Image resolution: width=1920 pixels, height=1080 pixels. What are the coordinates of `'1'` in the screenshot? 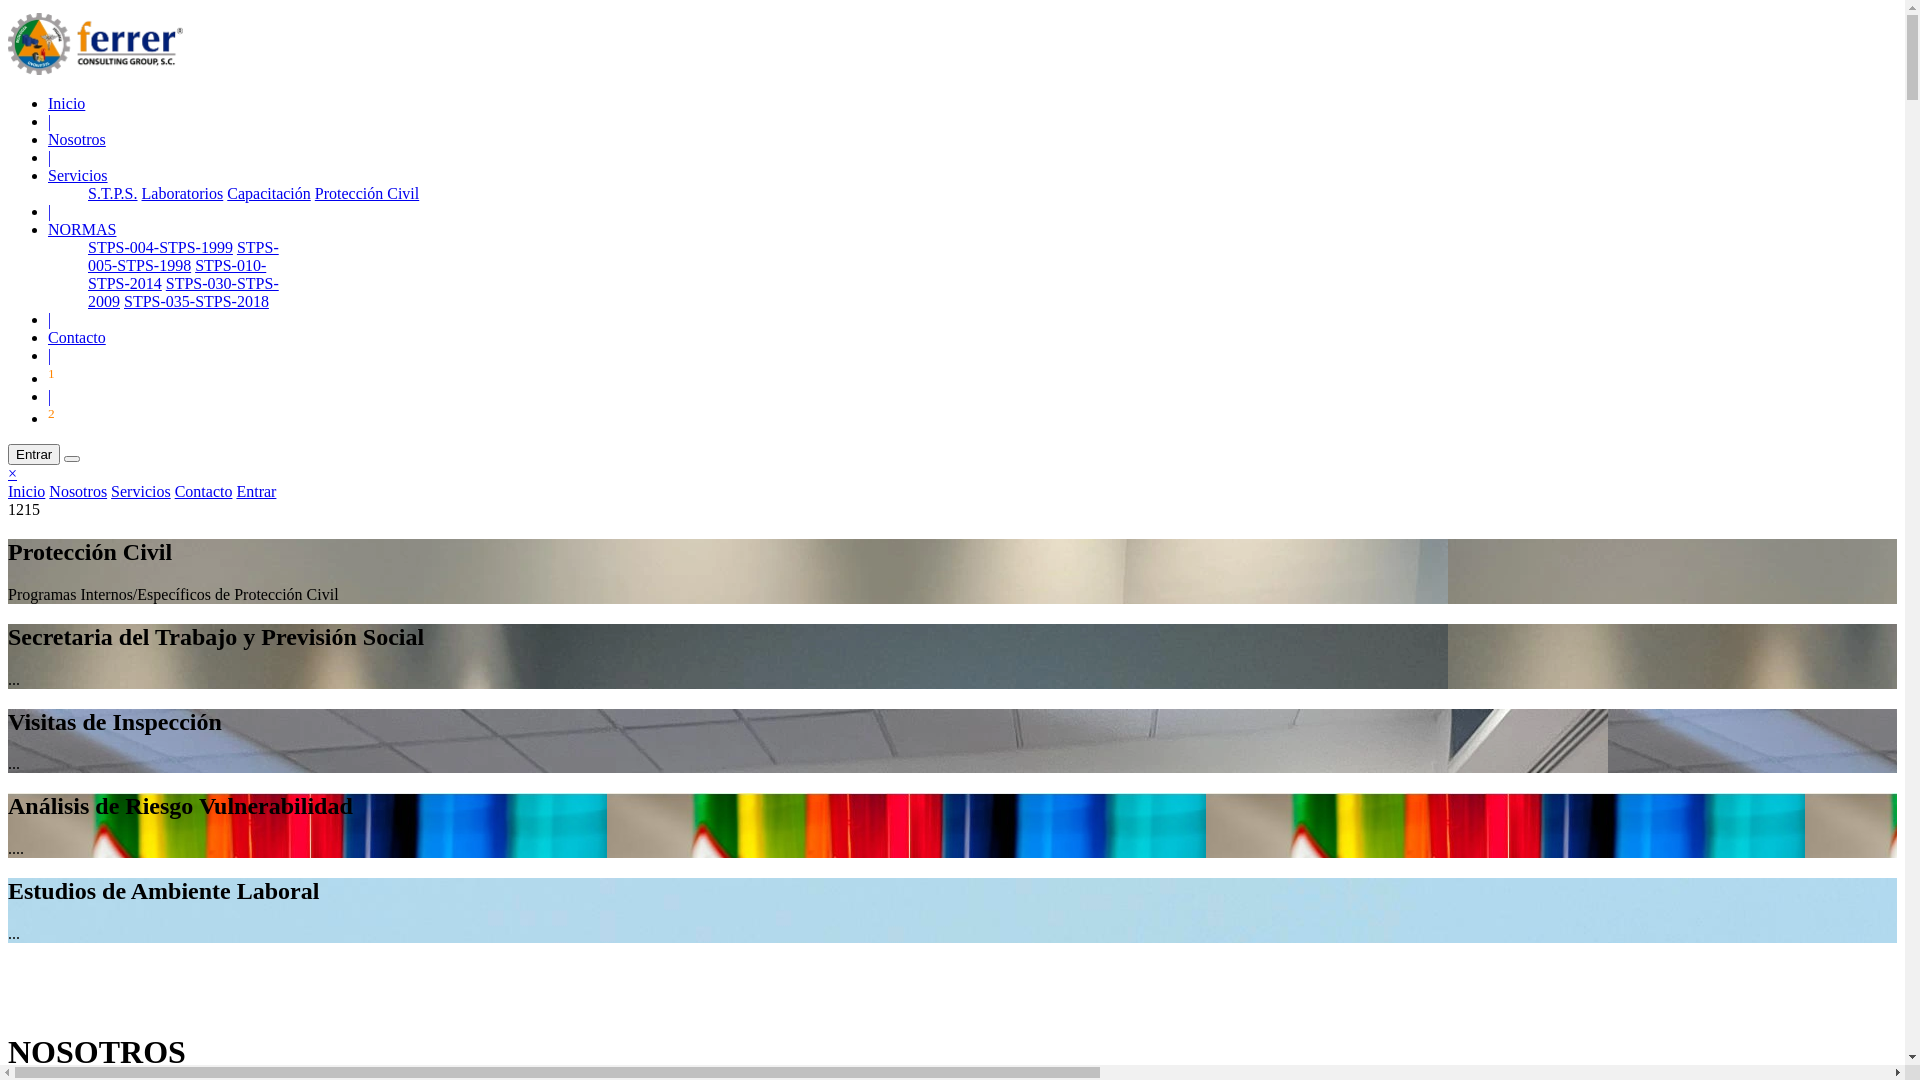 It's located at (51, 378).